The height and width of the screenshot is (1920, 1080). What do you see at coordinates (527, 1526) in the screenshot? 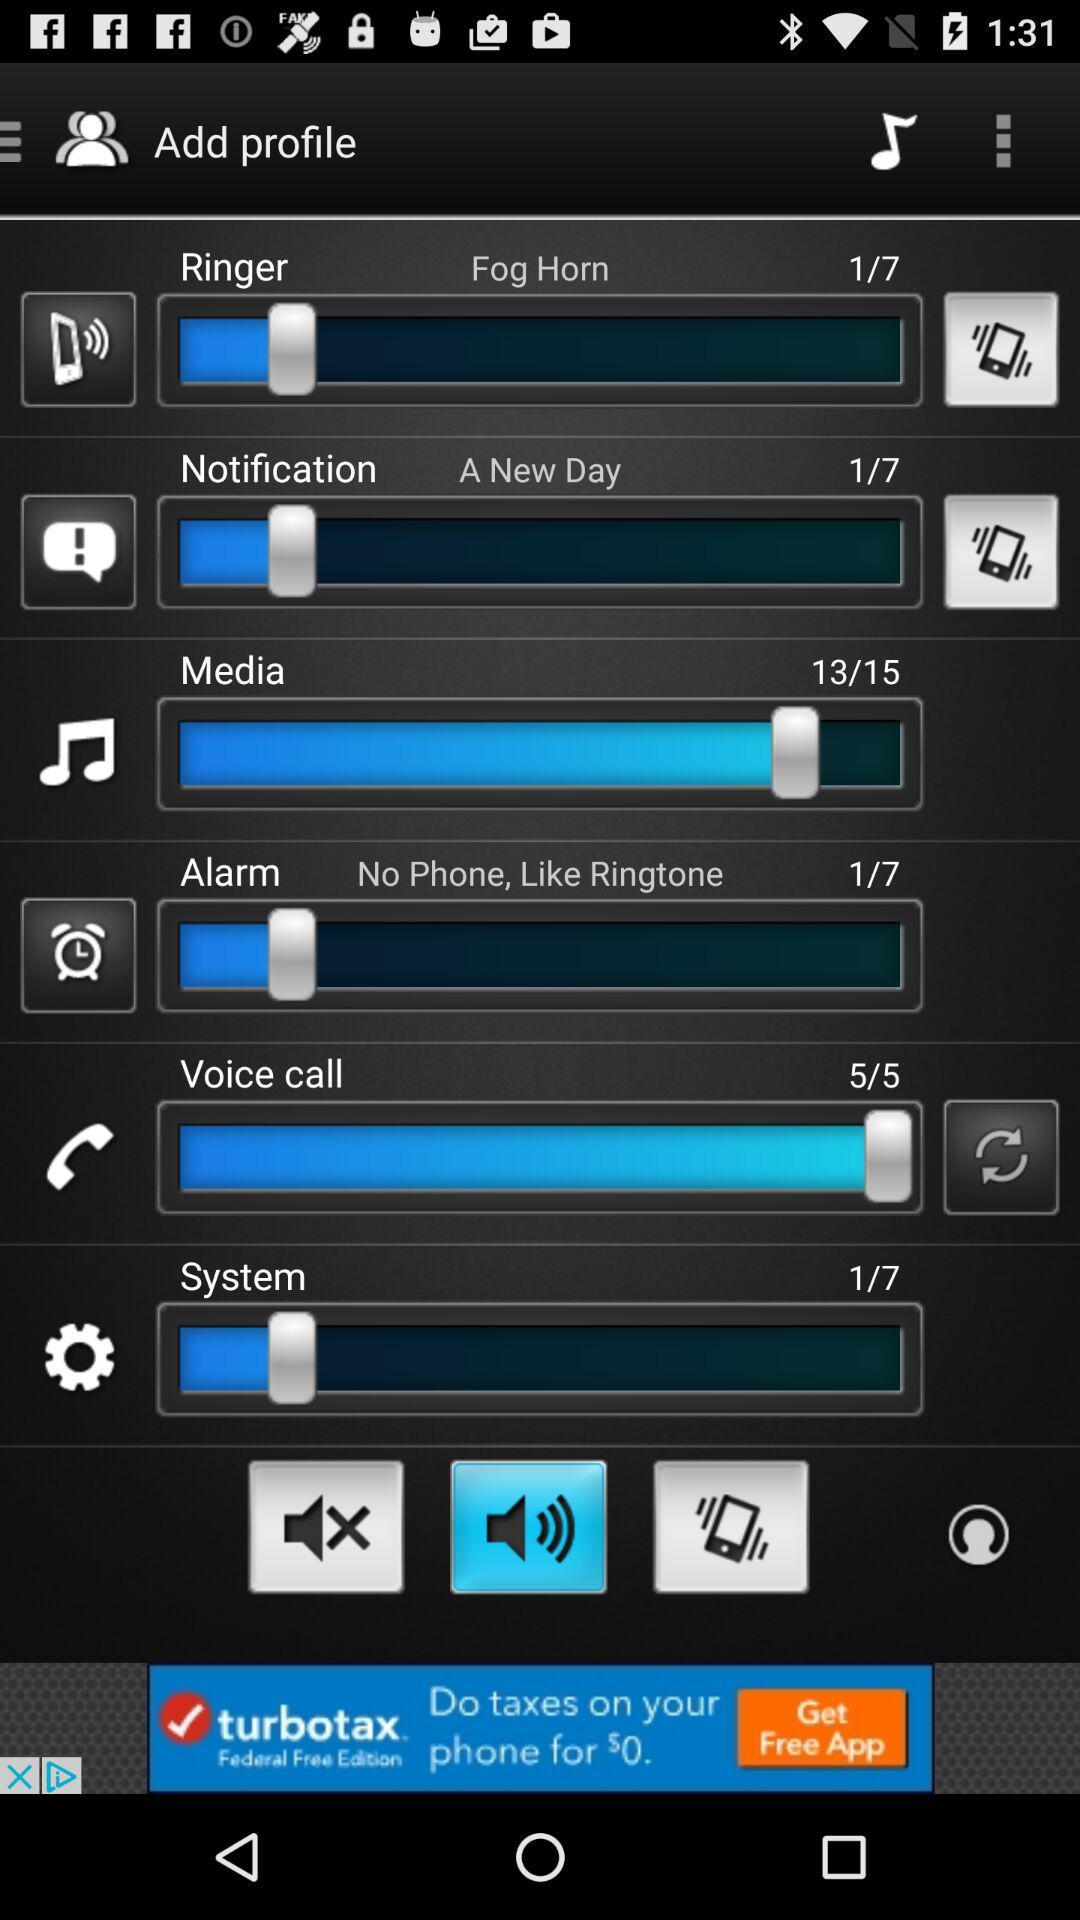
I see `volume button which is above do taxes on the page` at bounding box center [527, 1526].